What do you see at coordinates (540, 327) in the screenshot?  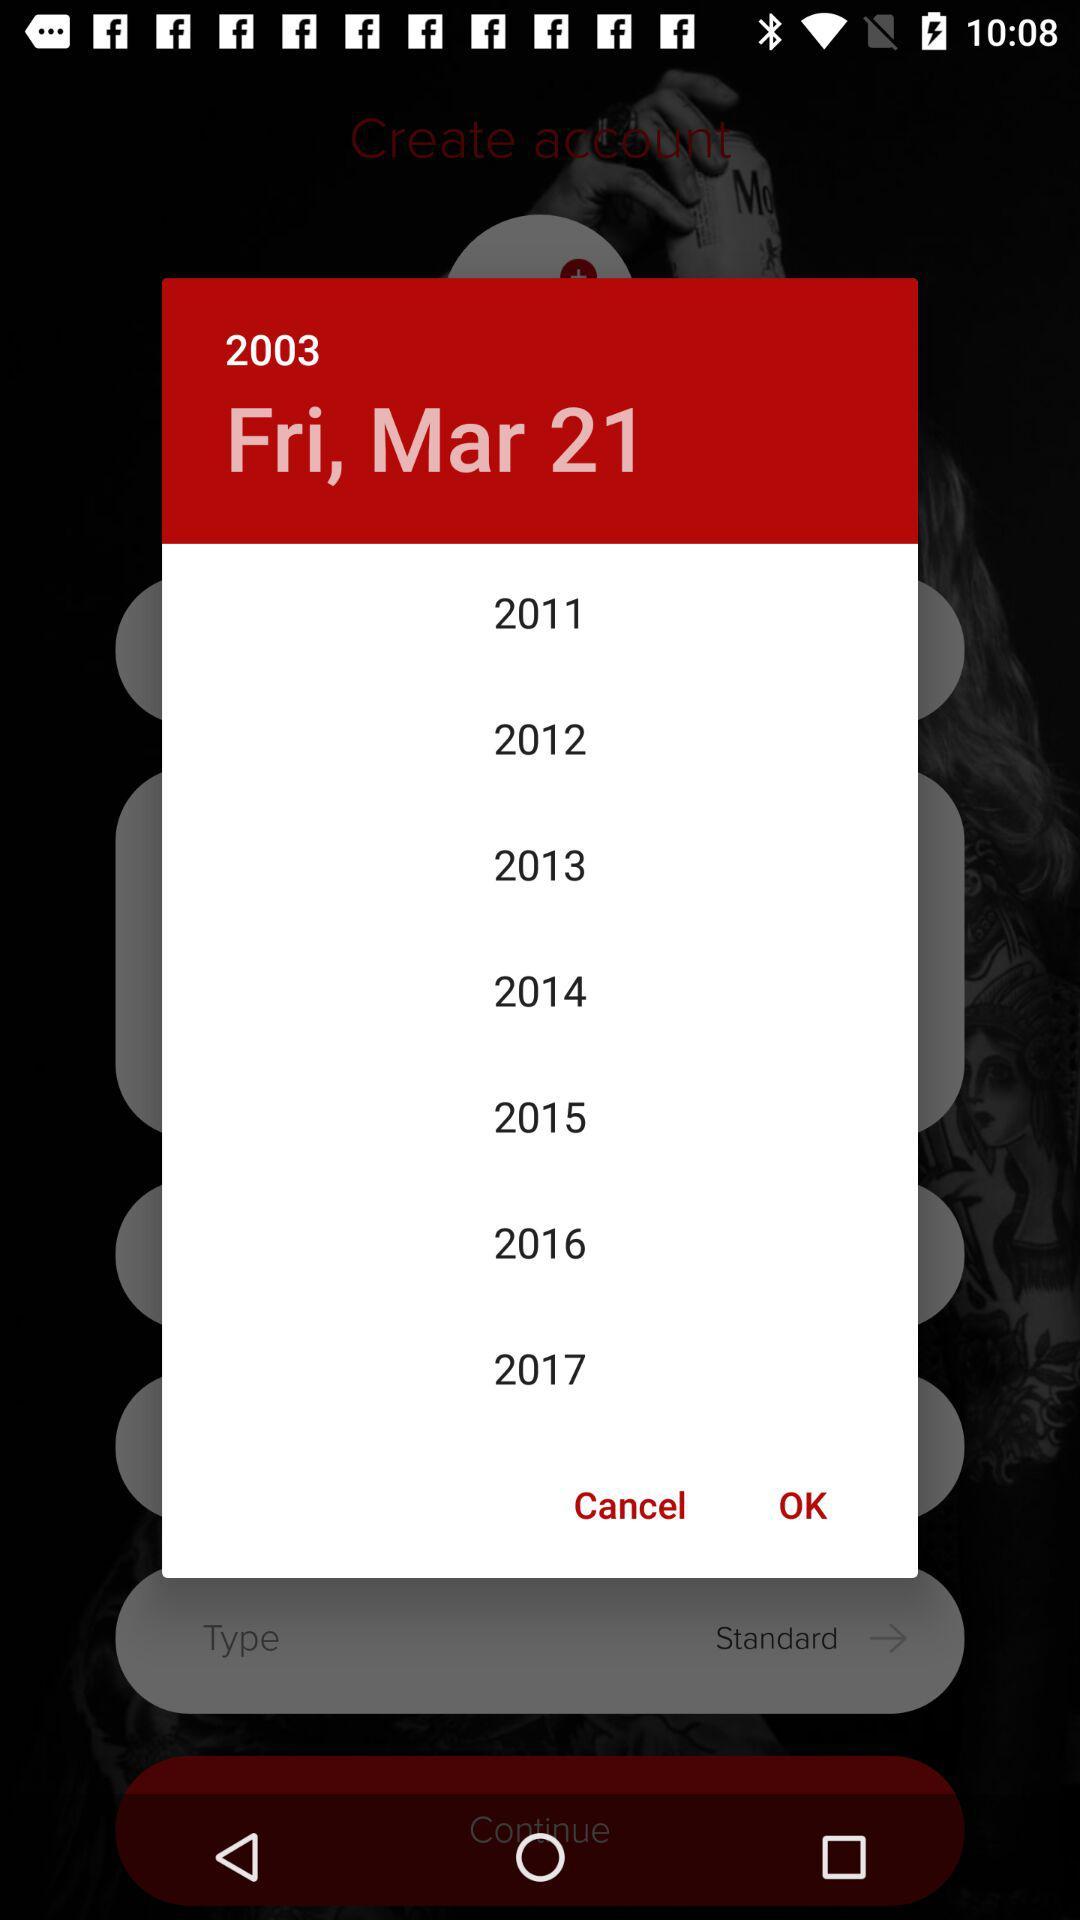 I see `2003 icon` at bounding box center [540, 327].